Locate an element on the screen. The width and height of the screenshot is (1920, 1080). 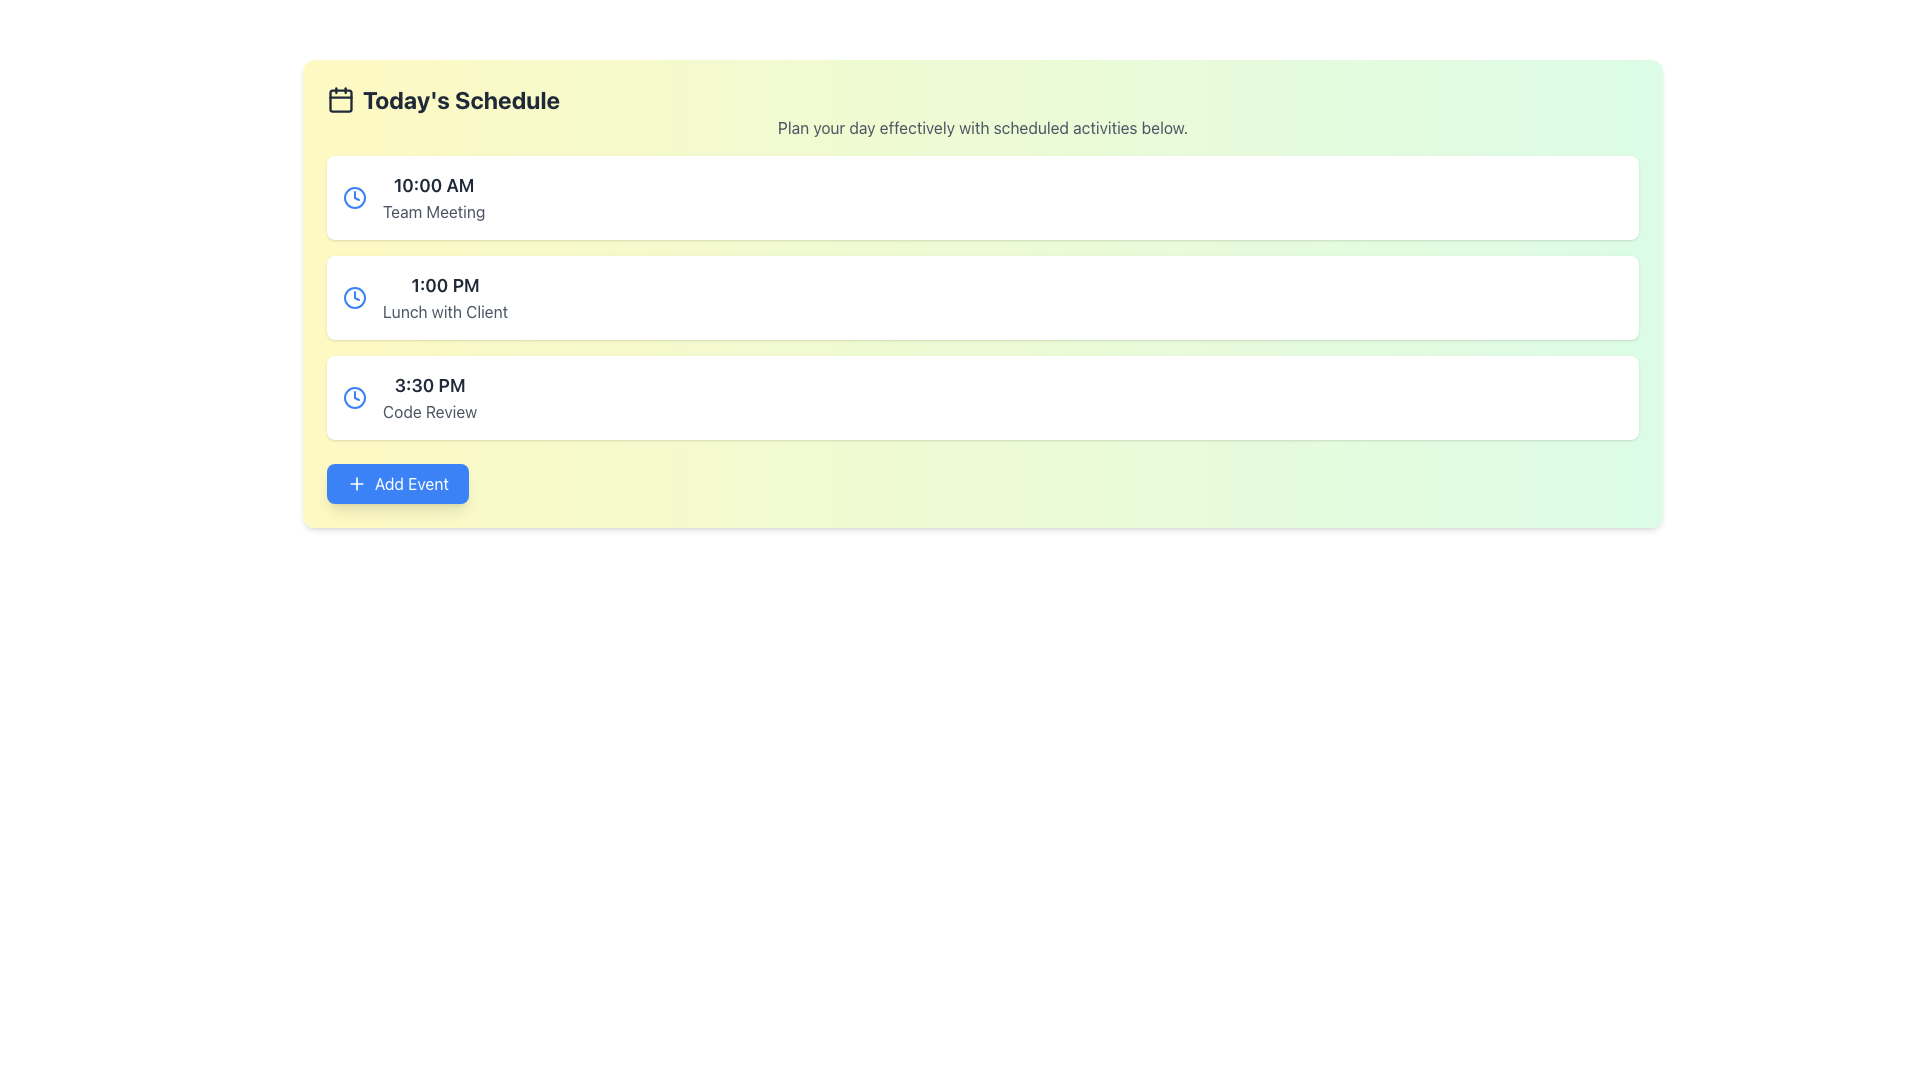
the decorative graphic (calendar date box) that visually represents the date box portion of a calendar icon, located to the left of the heading 'Today's Schedule' is located at coordinates (340, 100).